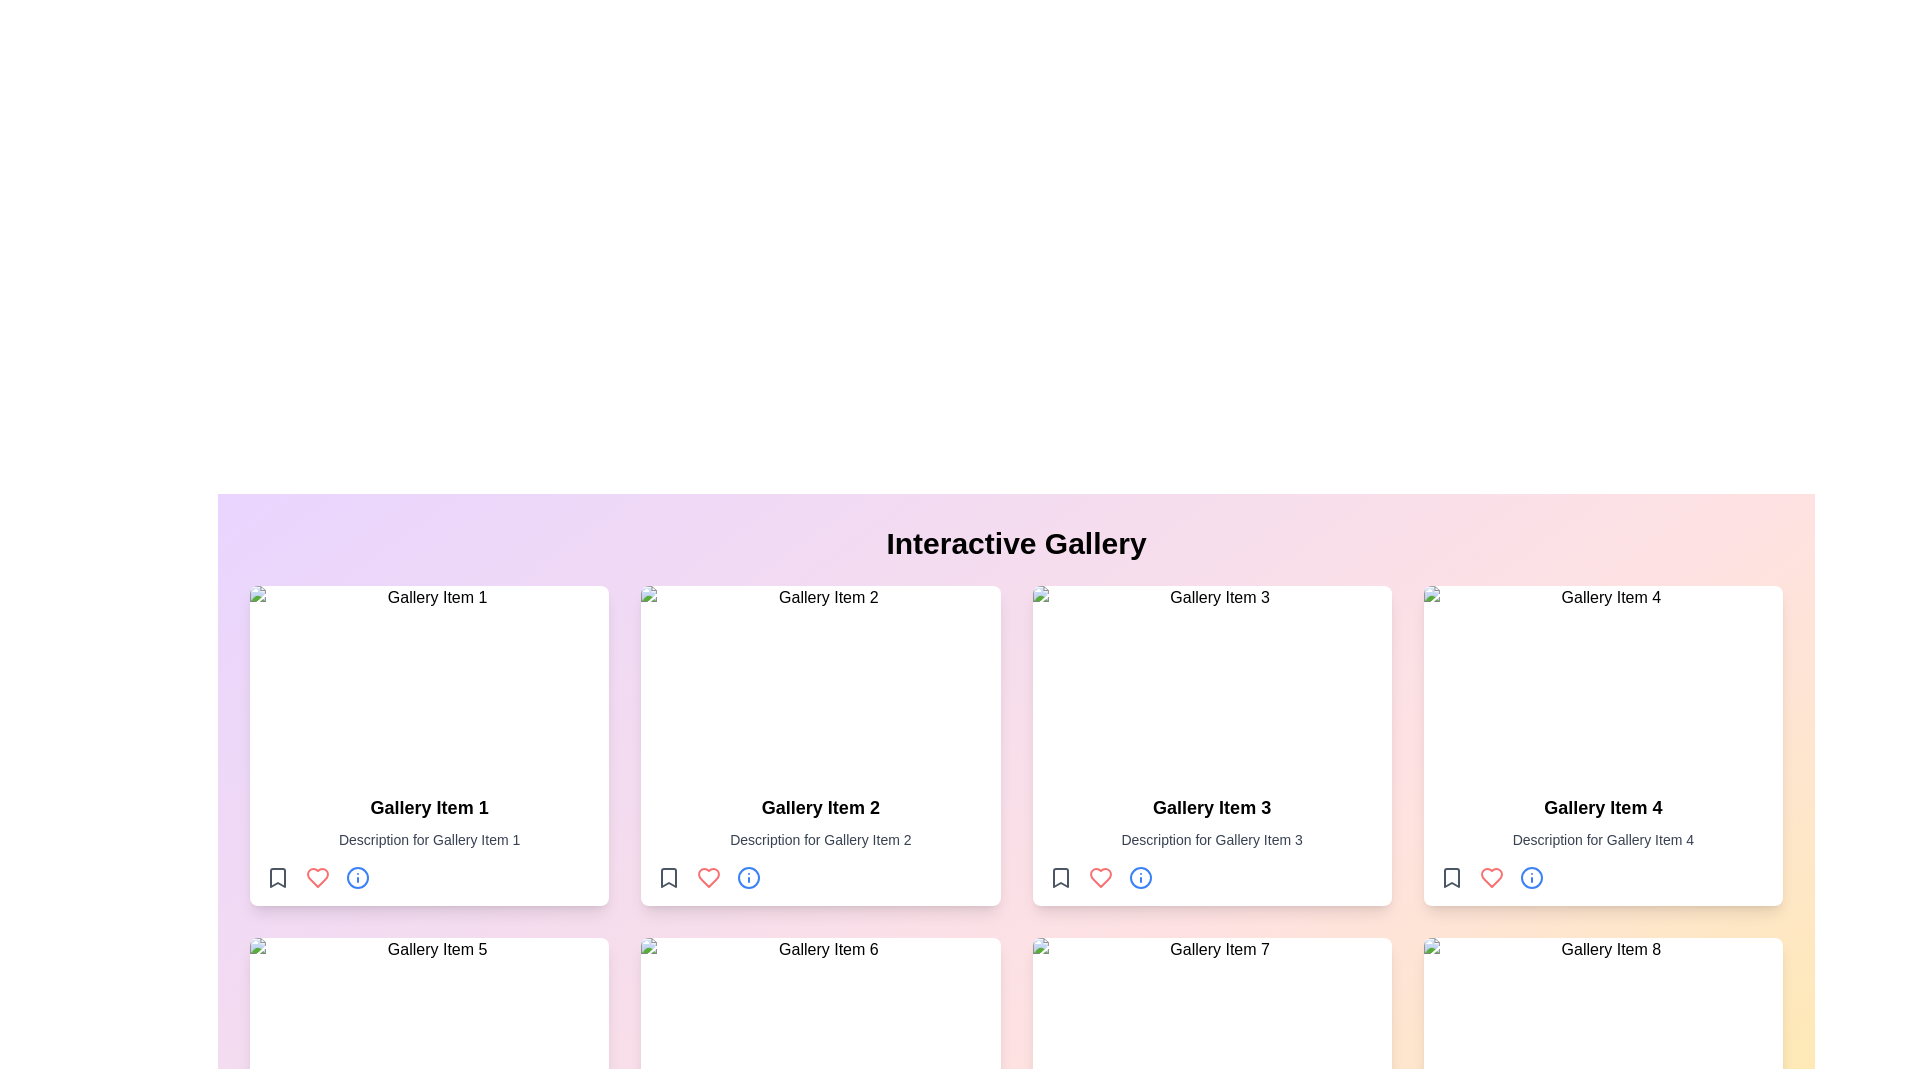 This screenshot has height=1080, width=1920. I want to click on the bold, black text element labeled 'Gallery Item 2', which is positioned in the second item from the left in the top row of the gallery grid, so click(820, 806).